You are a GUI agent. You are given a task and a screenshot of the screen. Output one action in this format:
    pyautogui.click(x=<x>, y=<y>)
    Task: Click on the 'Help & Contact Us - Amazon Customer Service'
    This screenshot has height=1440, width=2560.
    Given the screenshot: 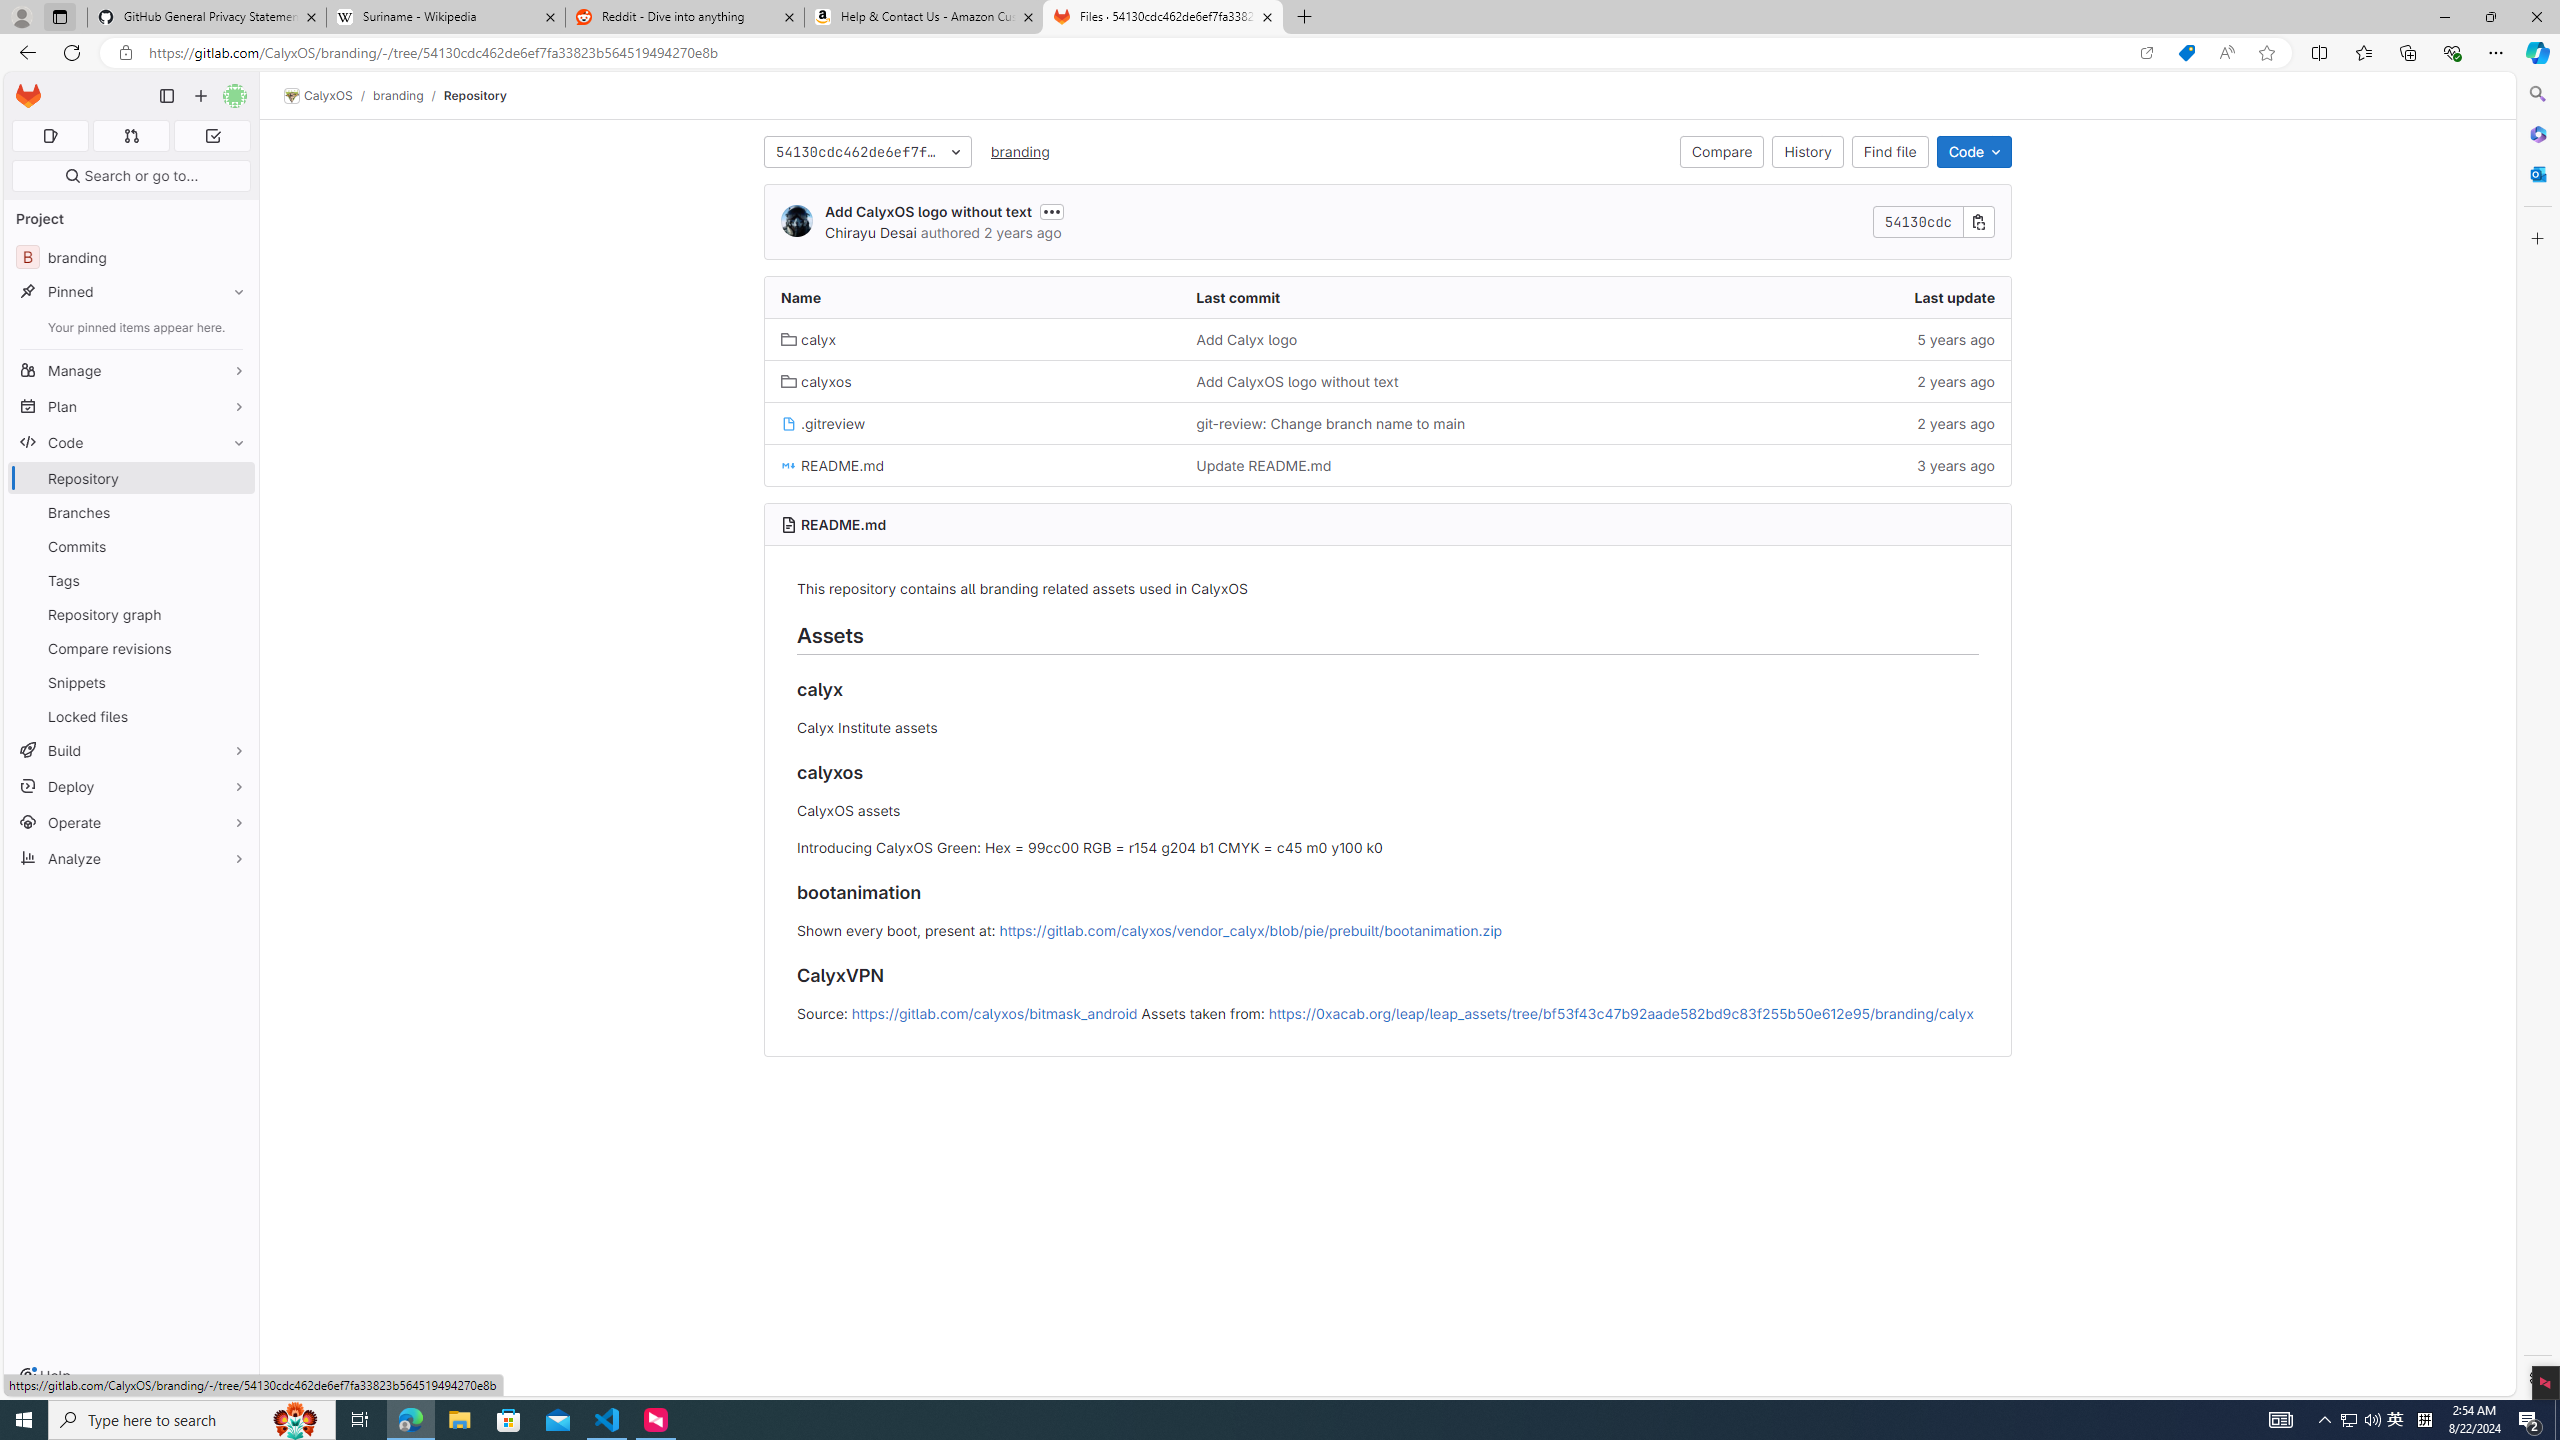 What is the action you would take?
    pyautogui.click(x=924, y=16)
    